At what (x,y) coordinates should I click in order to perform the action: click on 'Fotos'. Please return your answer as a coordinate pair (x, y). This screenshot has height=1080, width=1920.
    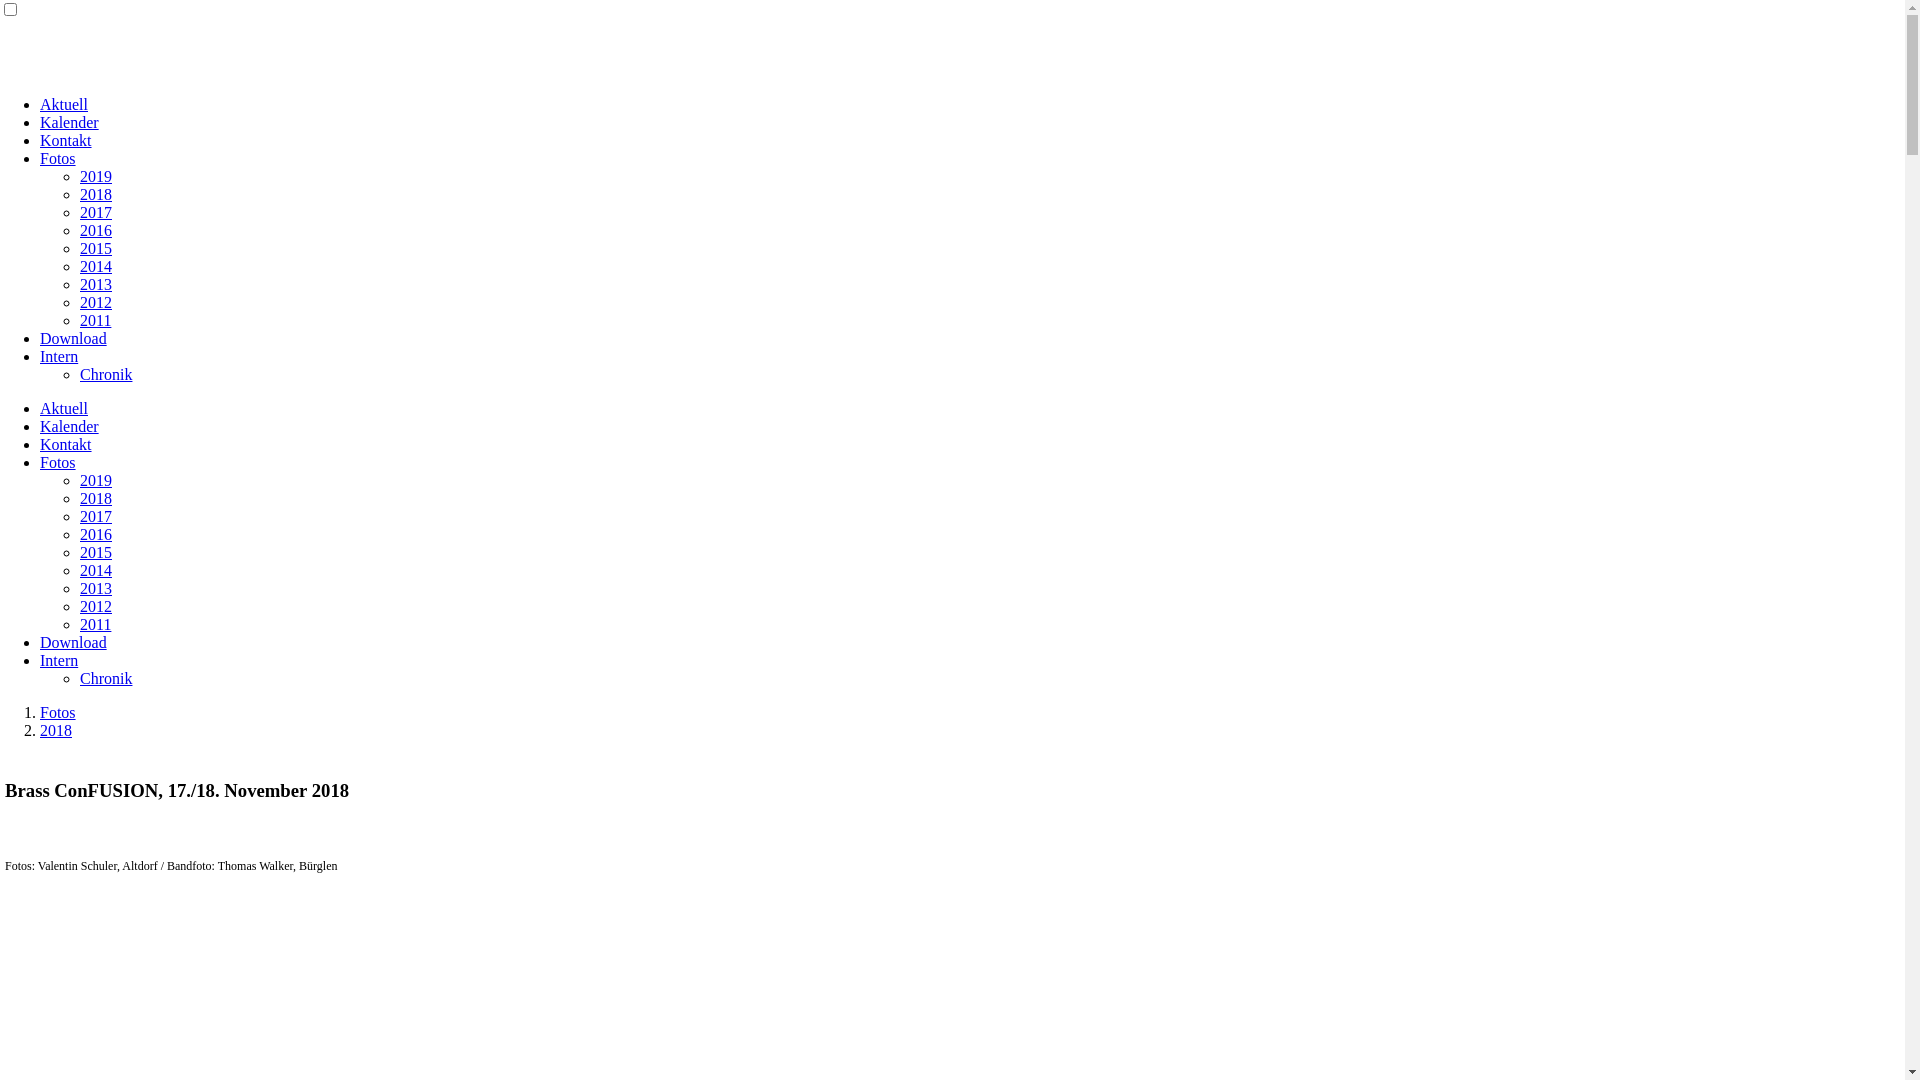
    Looking at the image, I should click on (57, 711).